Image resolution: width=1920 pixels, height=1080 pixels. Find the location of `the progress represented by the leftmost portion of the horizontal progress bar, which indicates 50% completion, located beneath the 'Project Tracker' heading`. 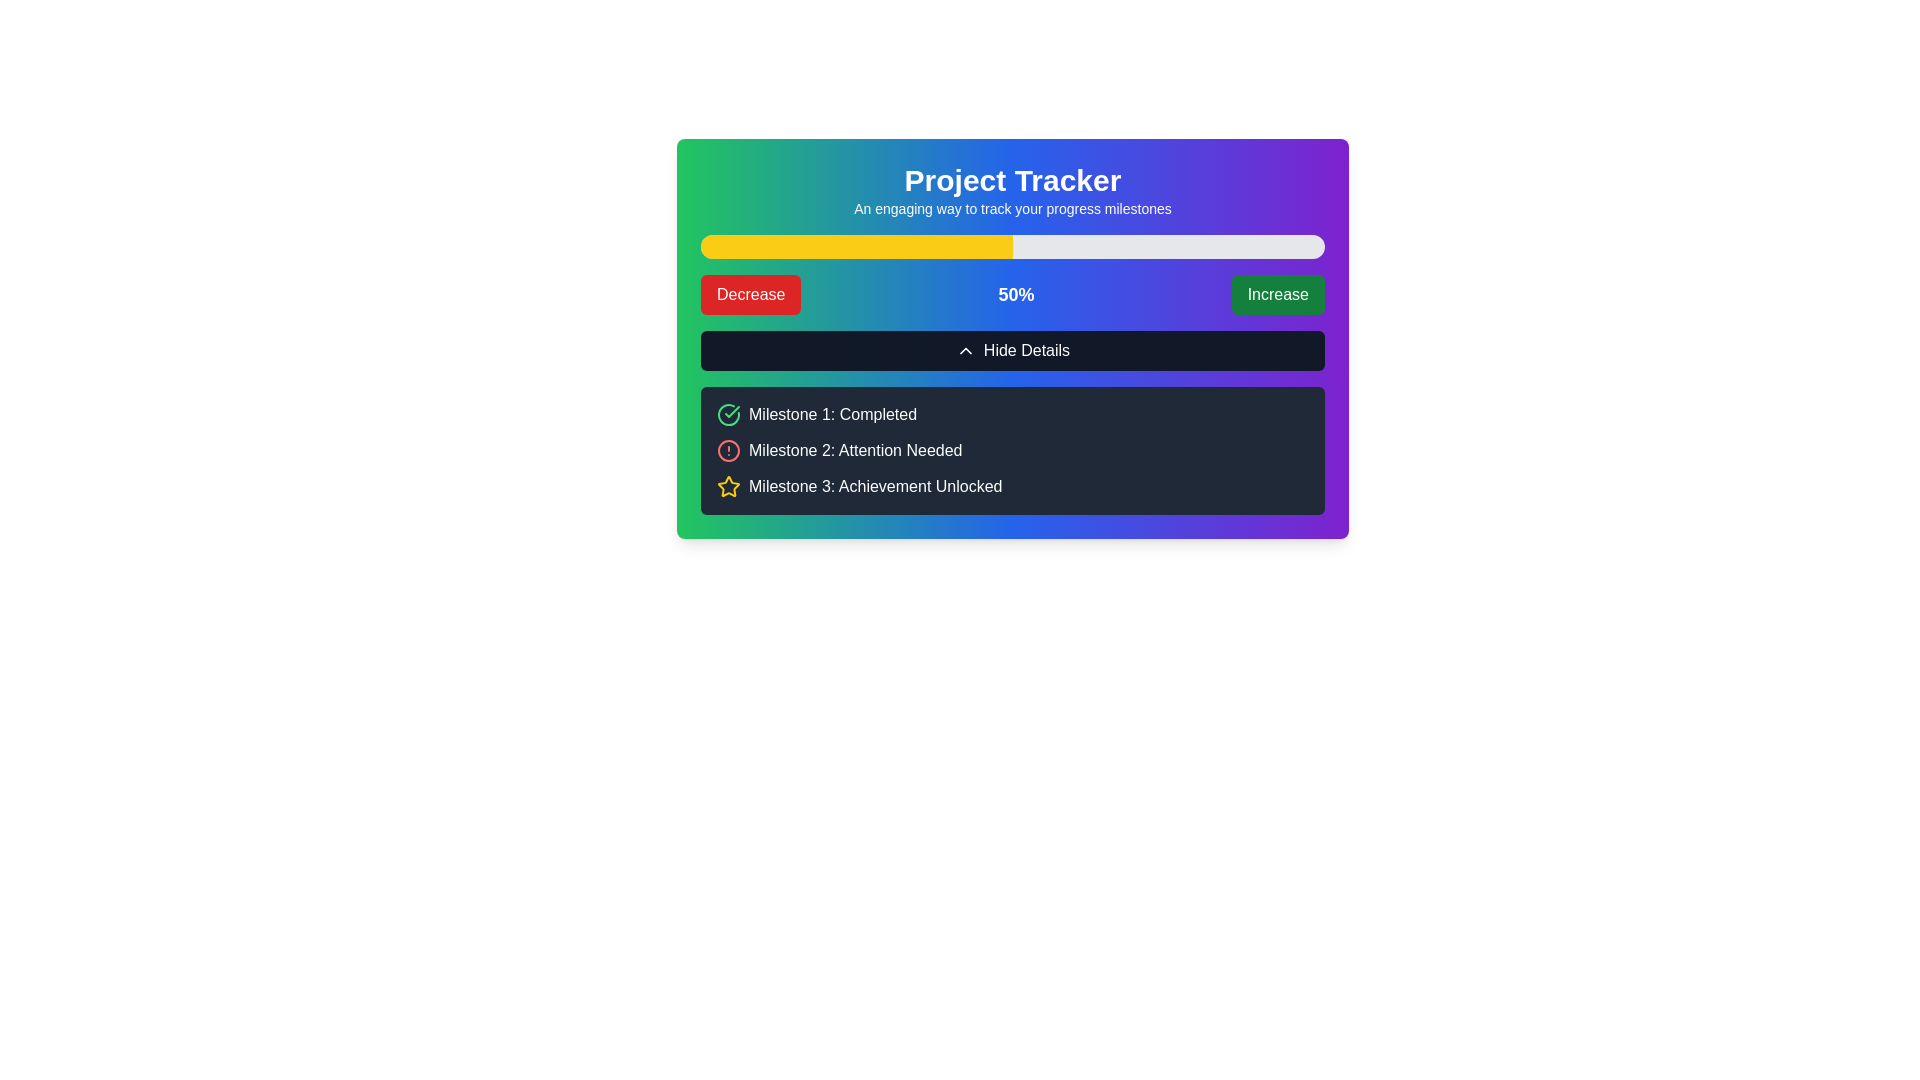

the progress represented by the leftmost portion of the horizontal progress bar, which indicates 50% completion, located beneath the 'Project Tracker' heading is located at coordinates (857, 245).